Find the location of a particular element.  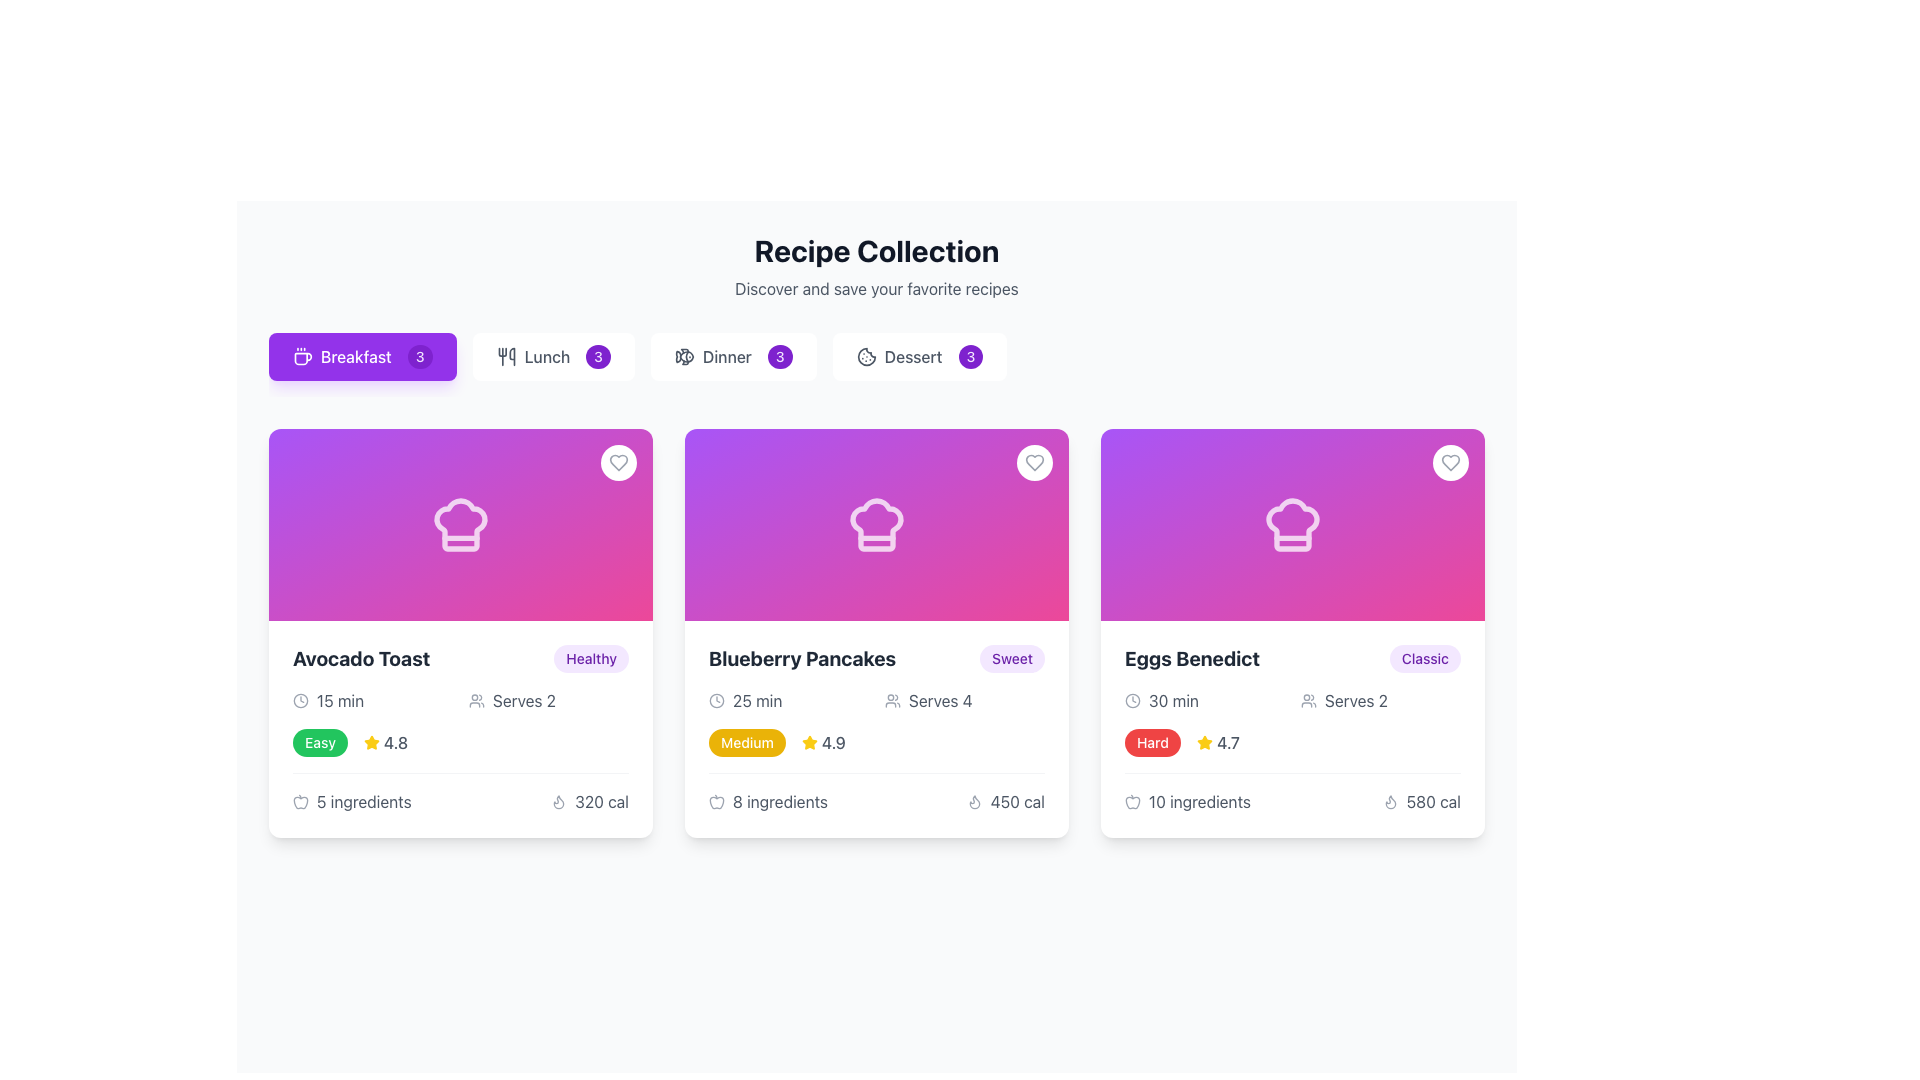

the cookie-shaped icon located within the 'Dessert' button in the toolbar section is located at coordinates (866, 356).